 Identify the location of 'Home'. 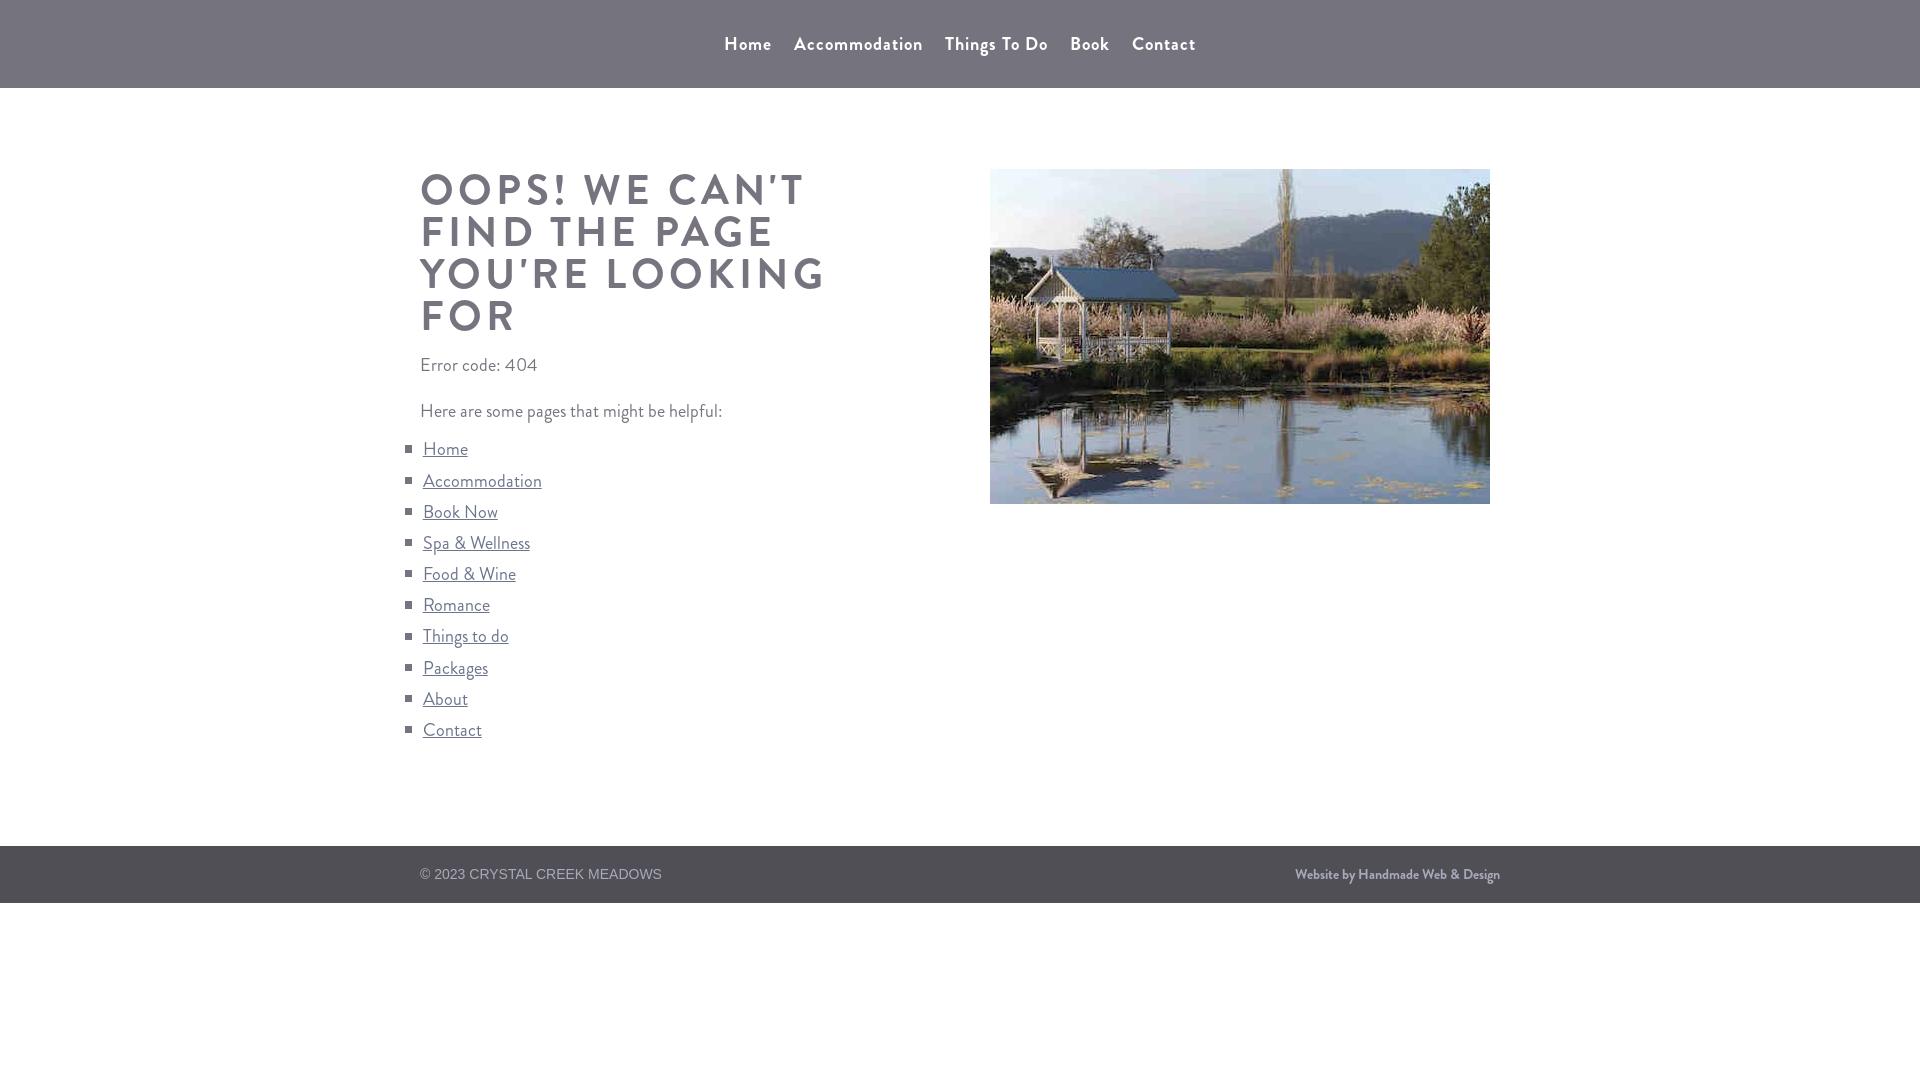
(444, 447).